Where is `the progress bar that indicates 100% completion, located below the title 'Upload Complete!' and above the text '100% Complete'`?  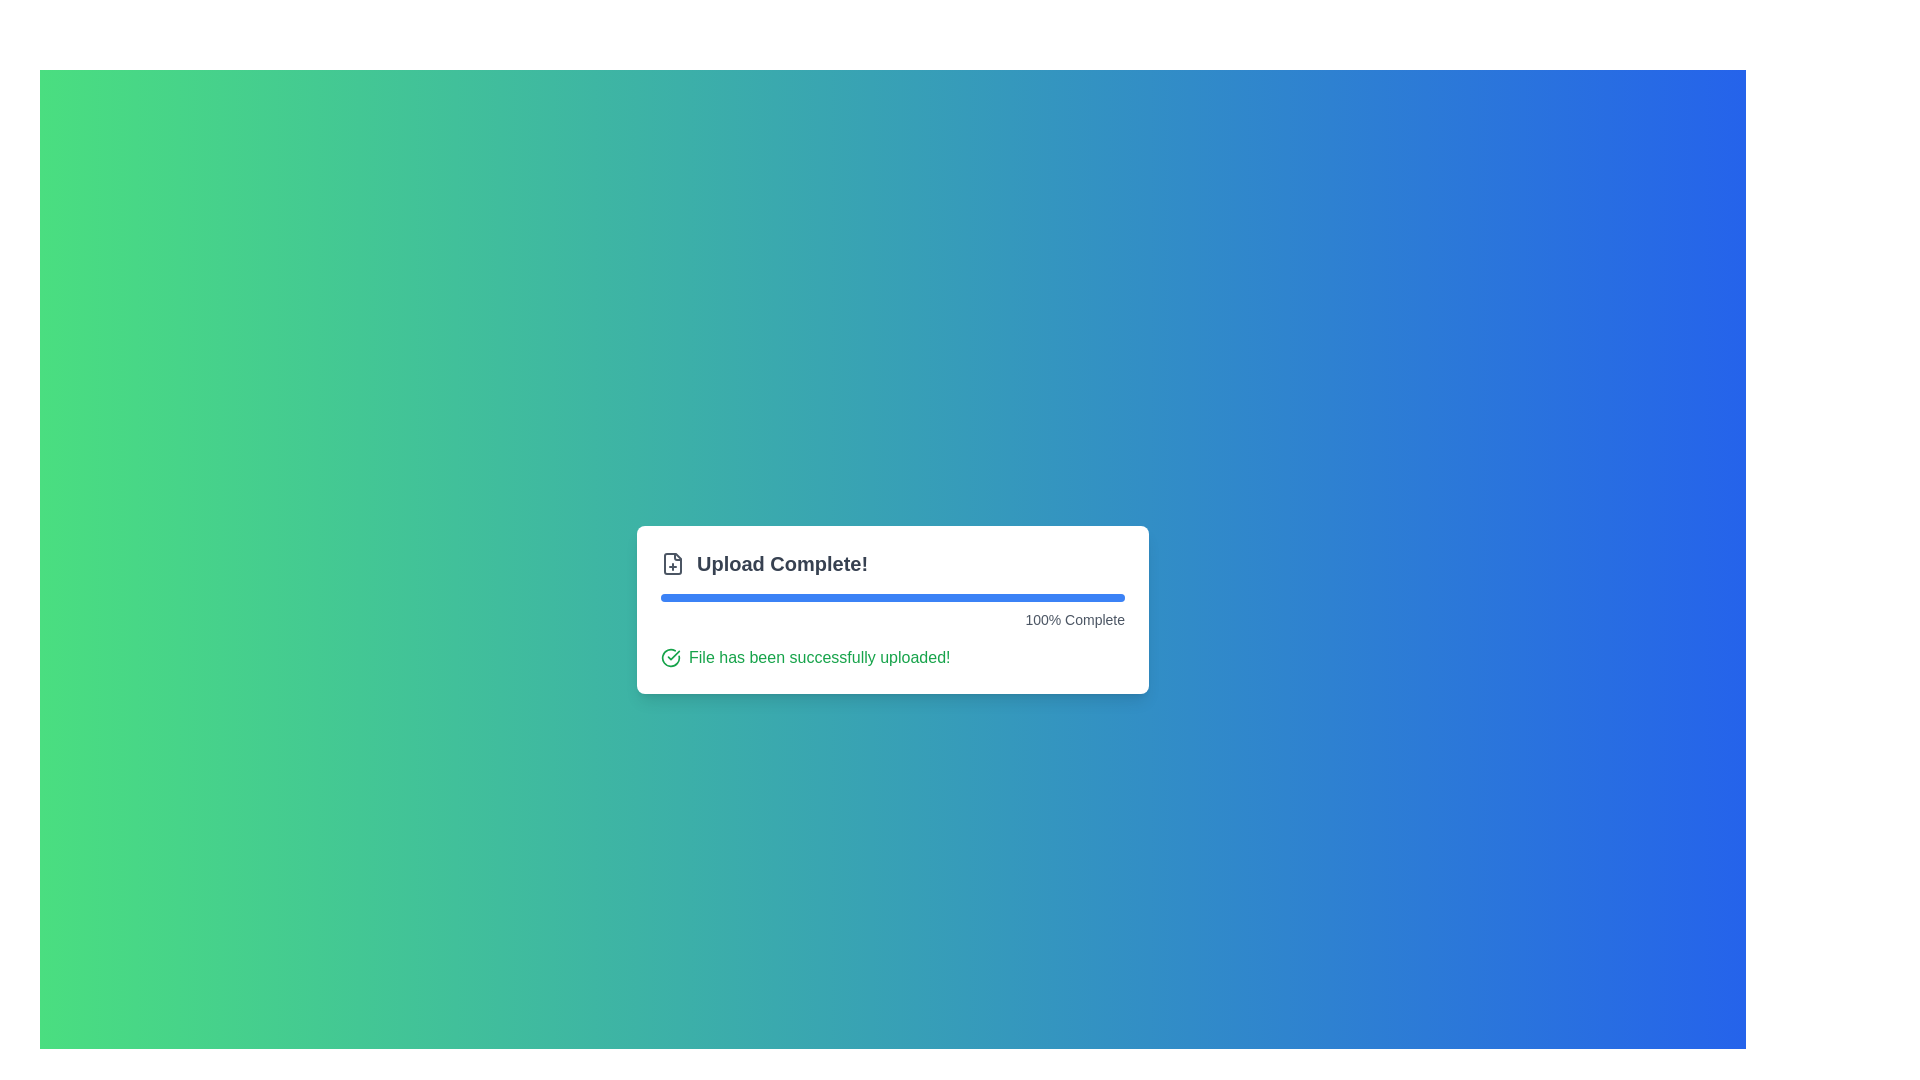 the progress bar that indicates 100% completion, located below the title 'Upload Complete!' and above the text '100% Complete' is located at coordinates (891, 596).